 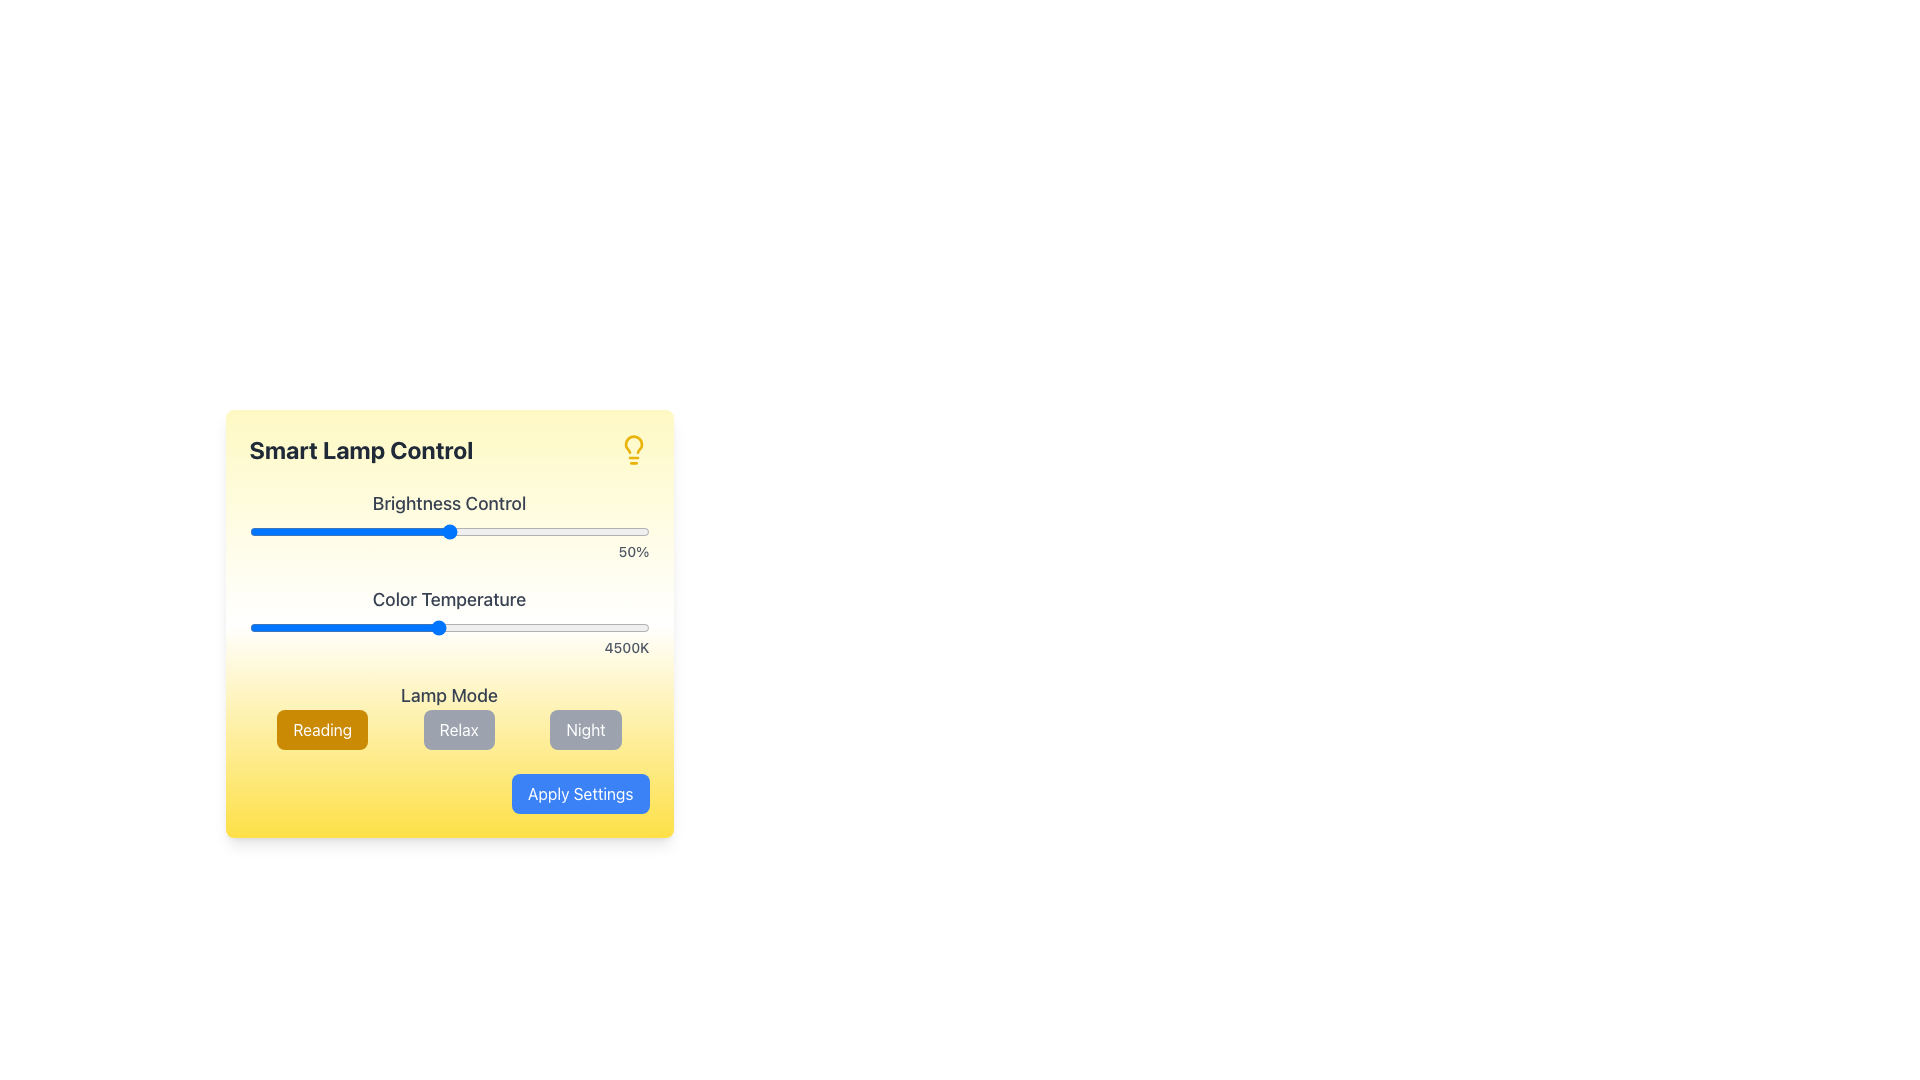 I want to click on the 'Apply Settings' button located at the bottom-right corner of the 'Smart Lamp Control' panel, so click(x=448, y=793).